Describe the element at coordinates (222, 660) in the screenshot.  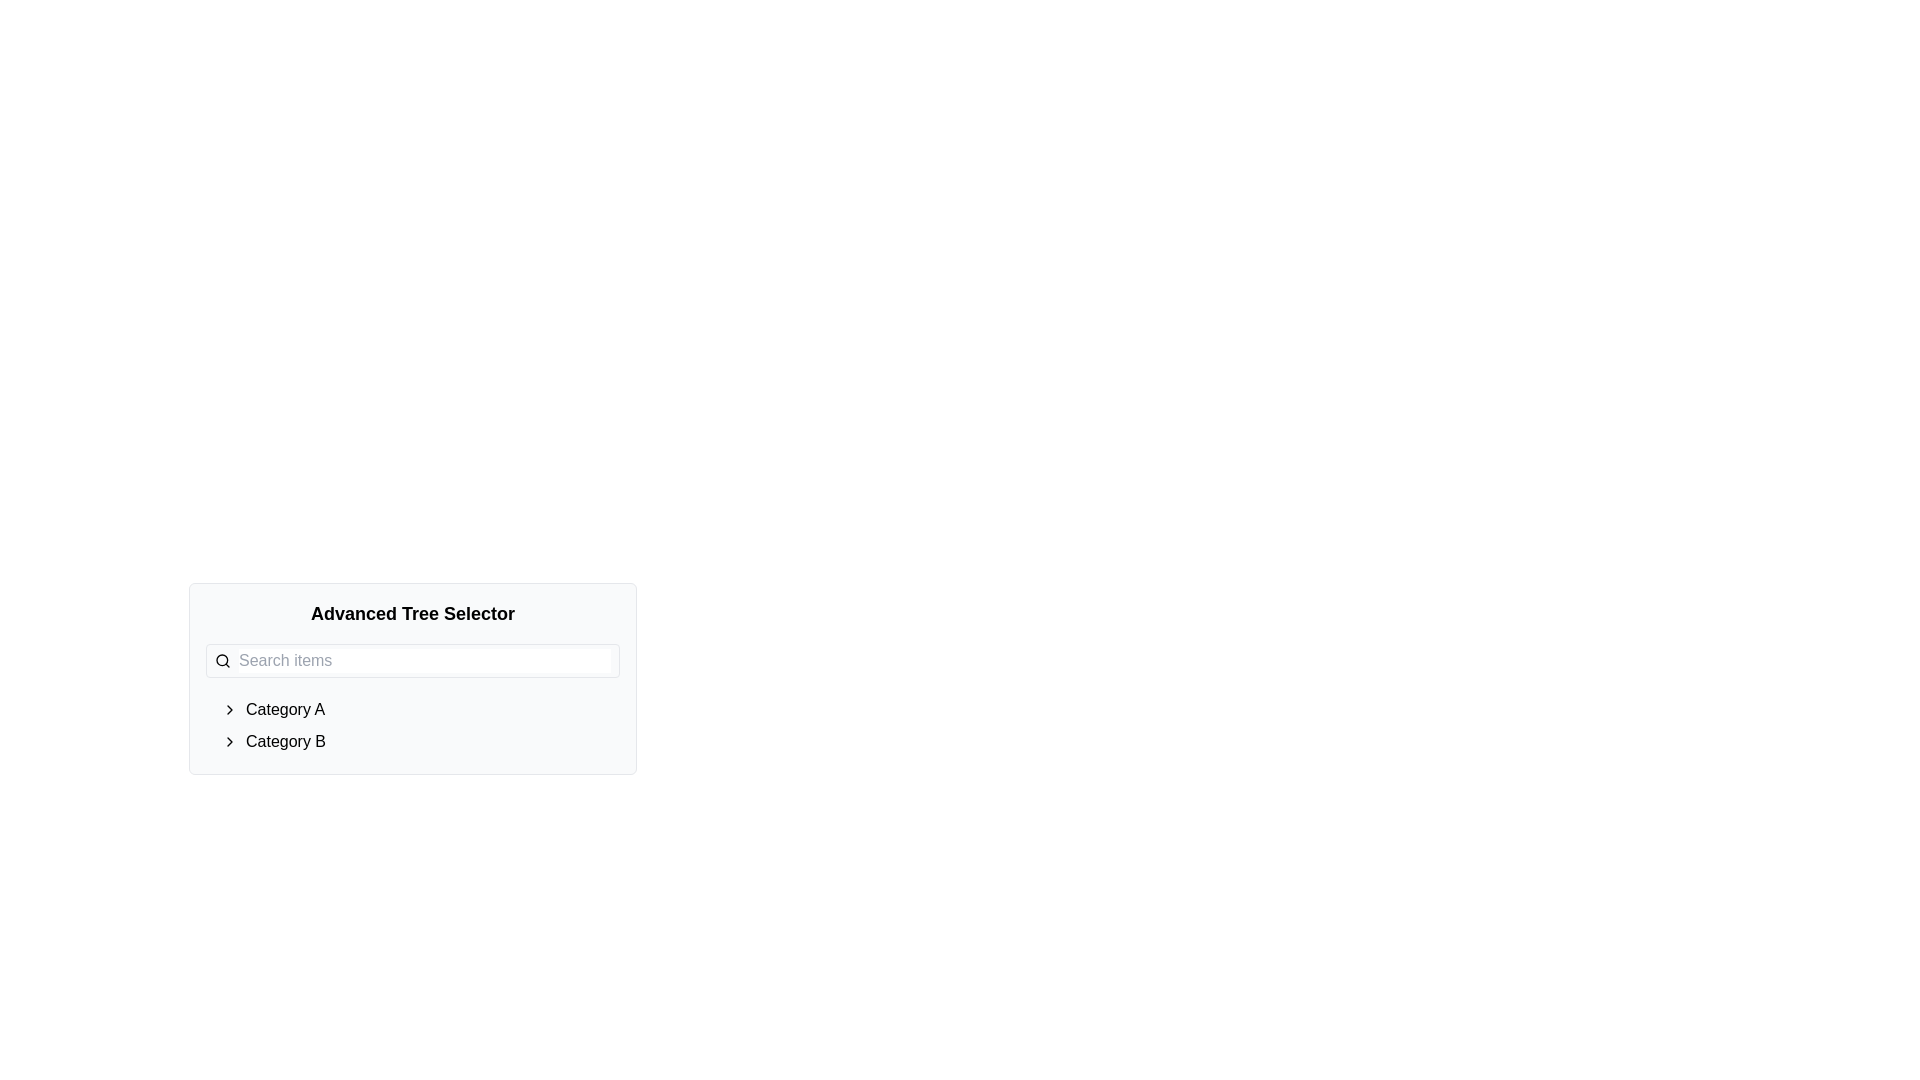
I see `the inner circular part of the magnifying glass representation located within the search icon to the left of the 'Search items' text input box` at that location.